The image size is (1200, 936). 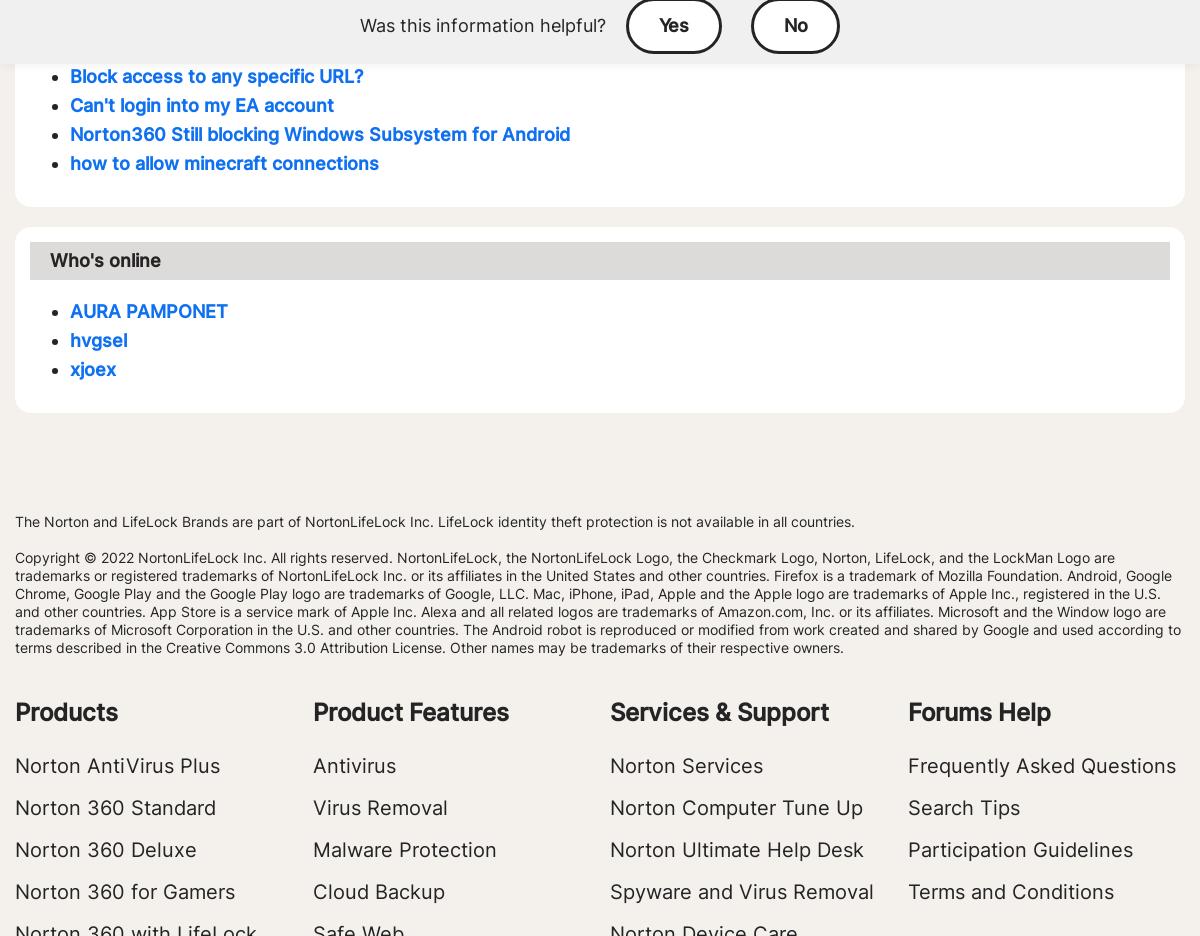 What do you see at coordinates (741, 891) in the screenshot?
I see `'Spyware and Virus Removal'` at bounding box center [741, 891].